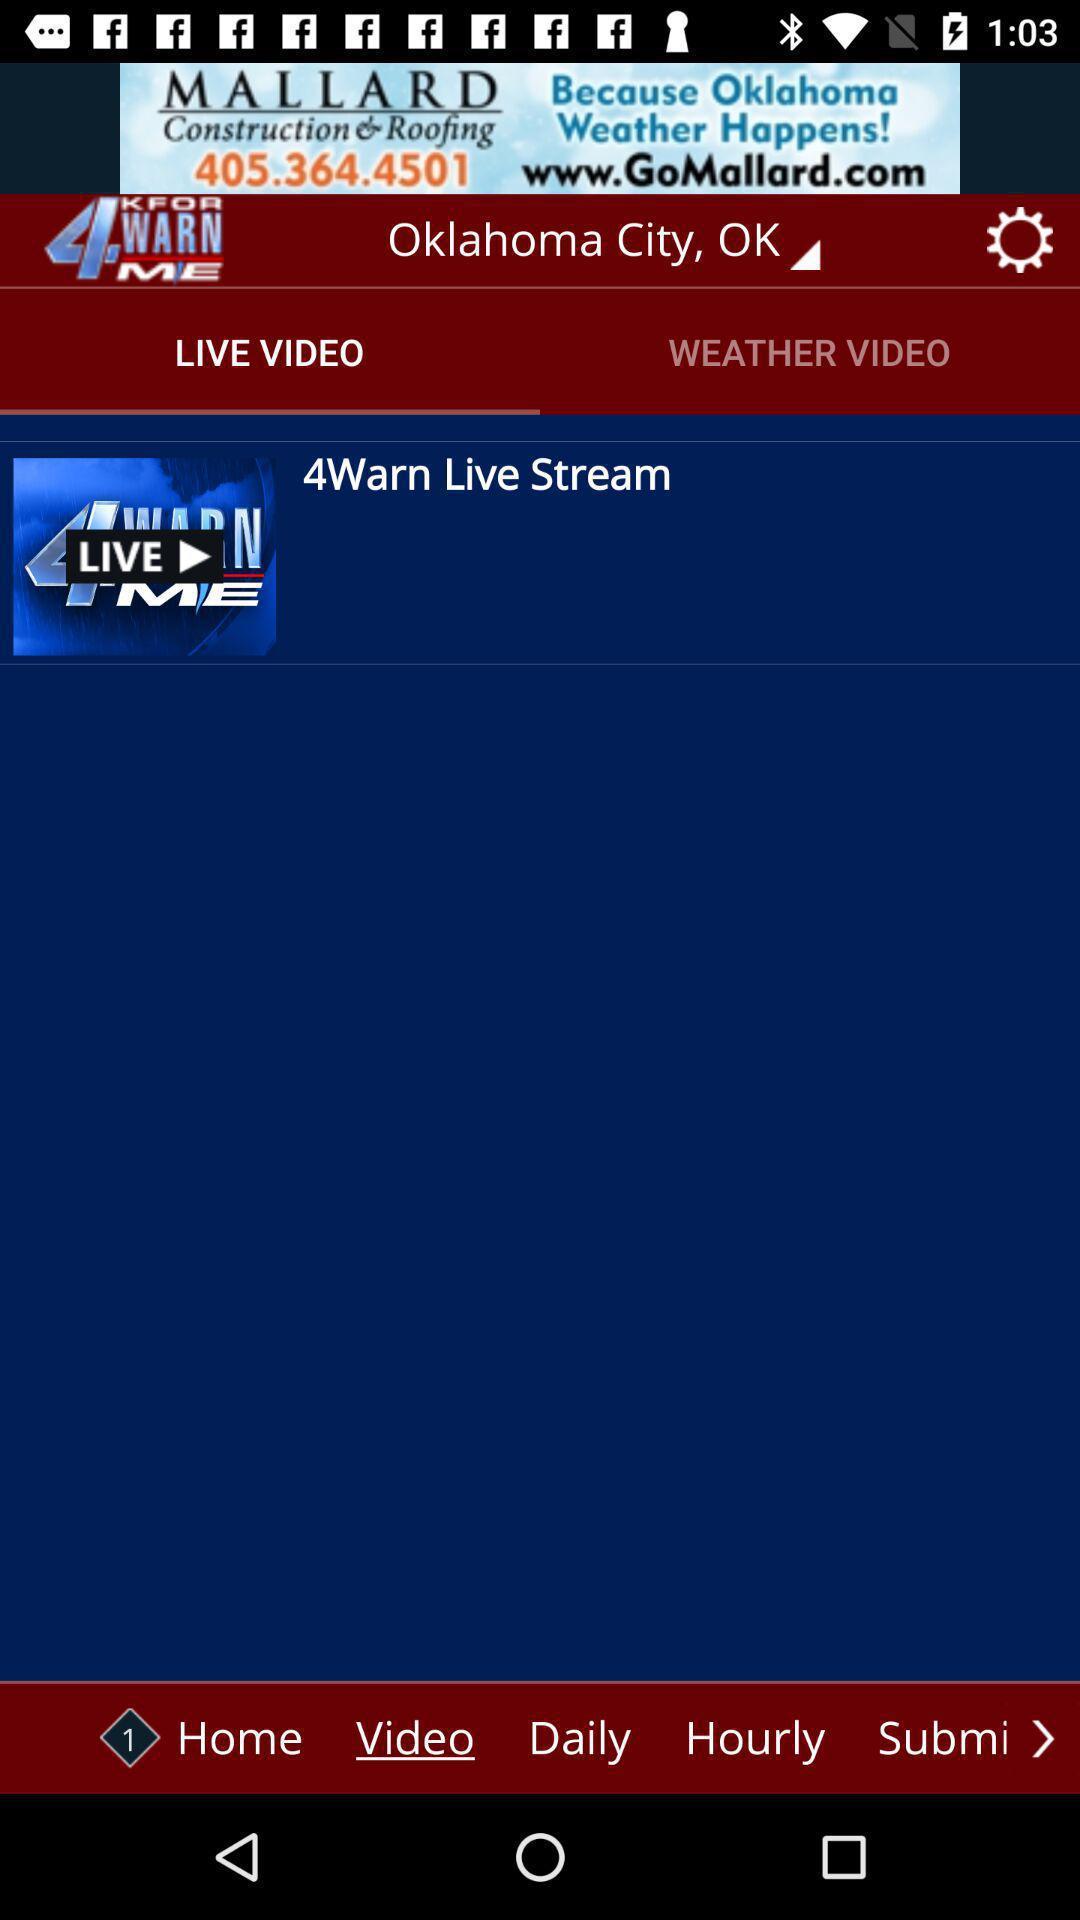 The height and width of the screenshot is (1920, 1080). What do you see at coordinates (131, 240) in the screenshot?
I see `icon to the left of oklahoma city, ok icon` at bounding box center [131, 240].